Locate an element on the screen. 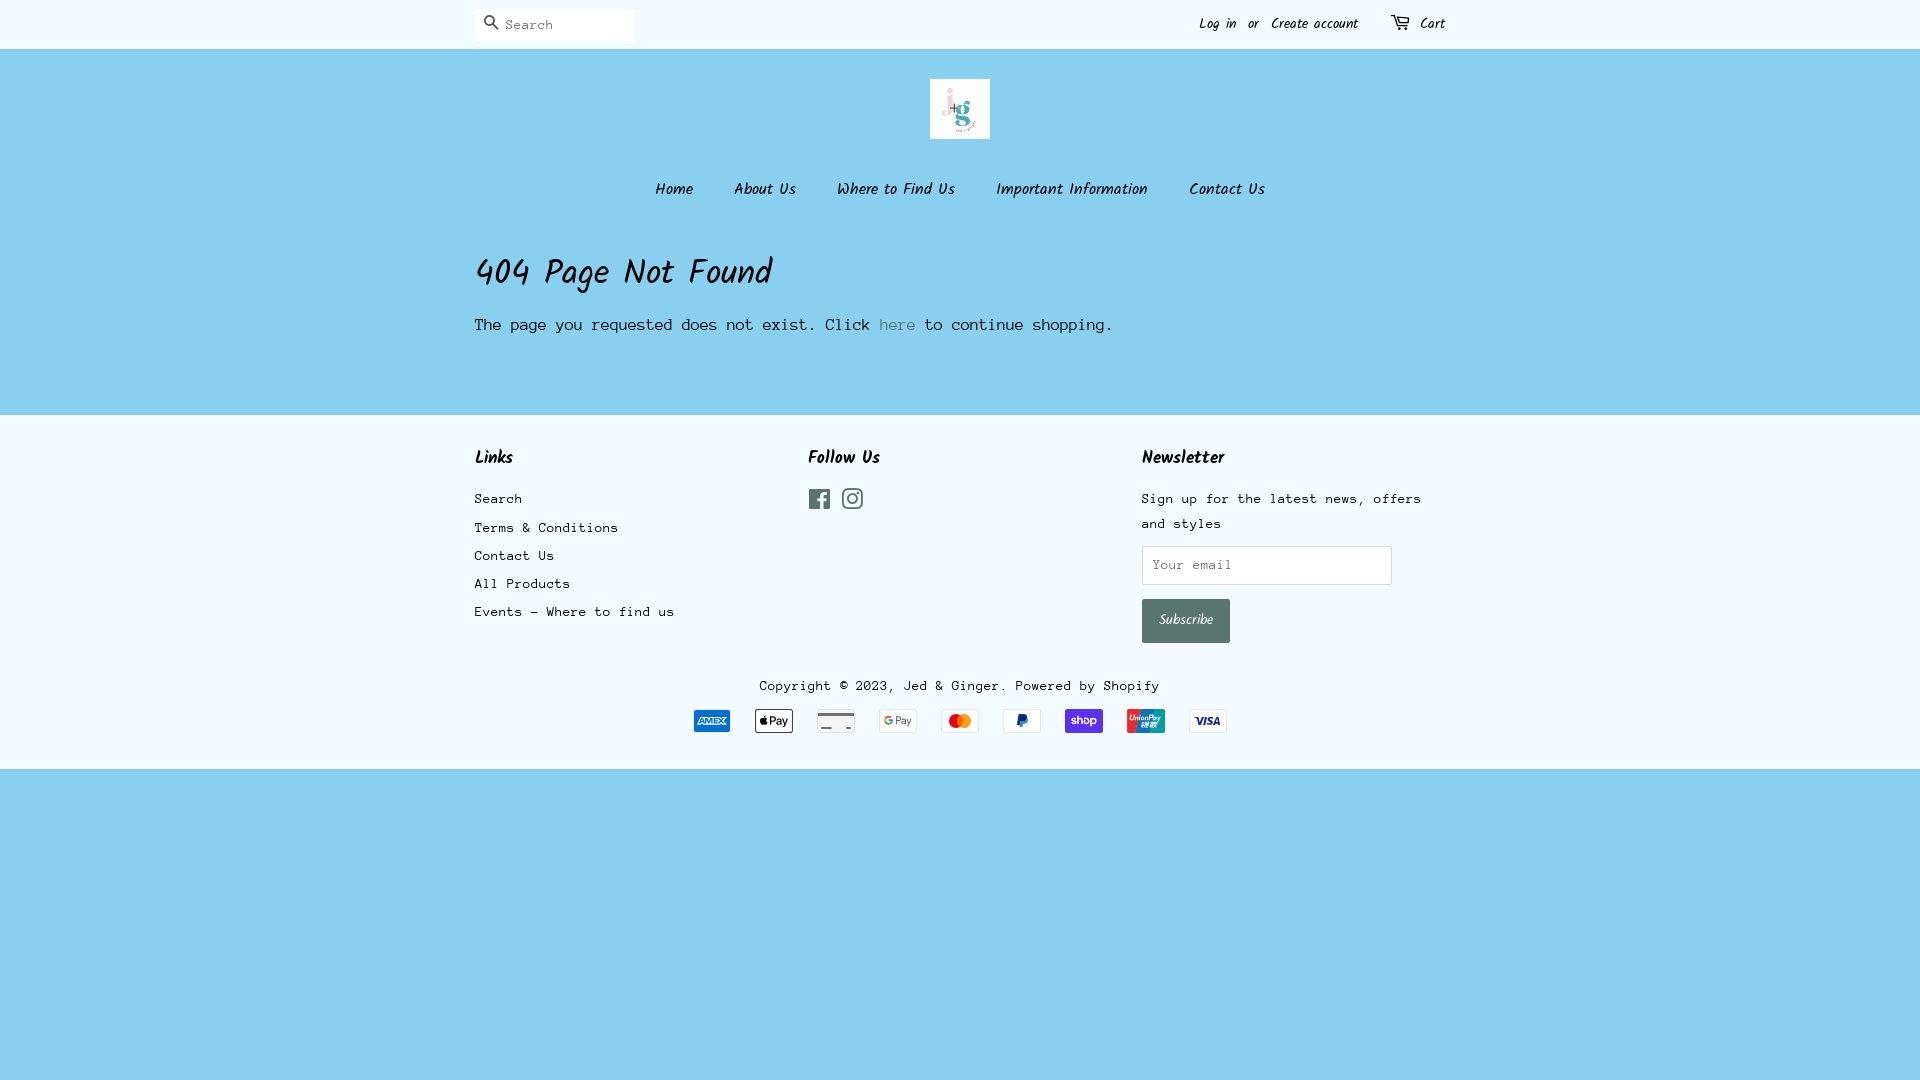 This screenshot has width=1920, height=1080. 'About Us' is located at coordinates (766, 189).